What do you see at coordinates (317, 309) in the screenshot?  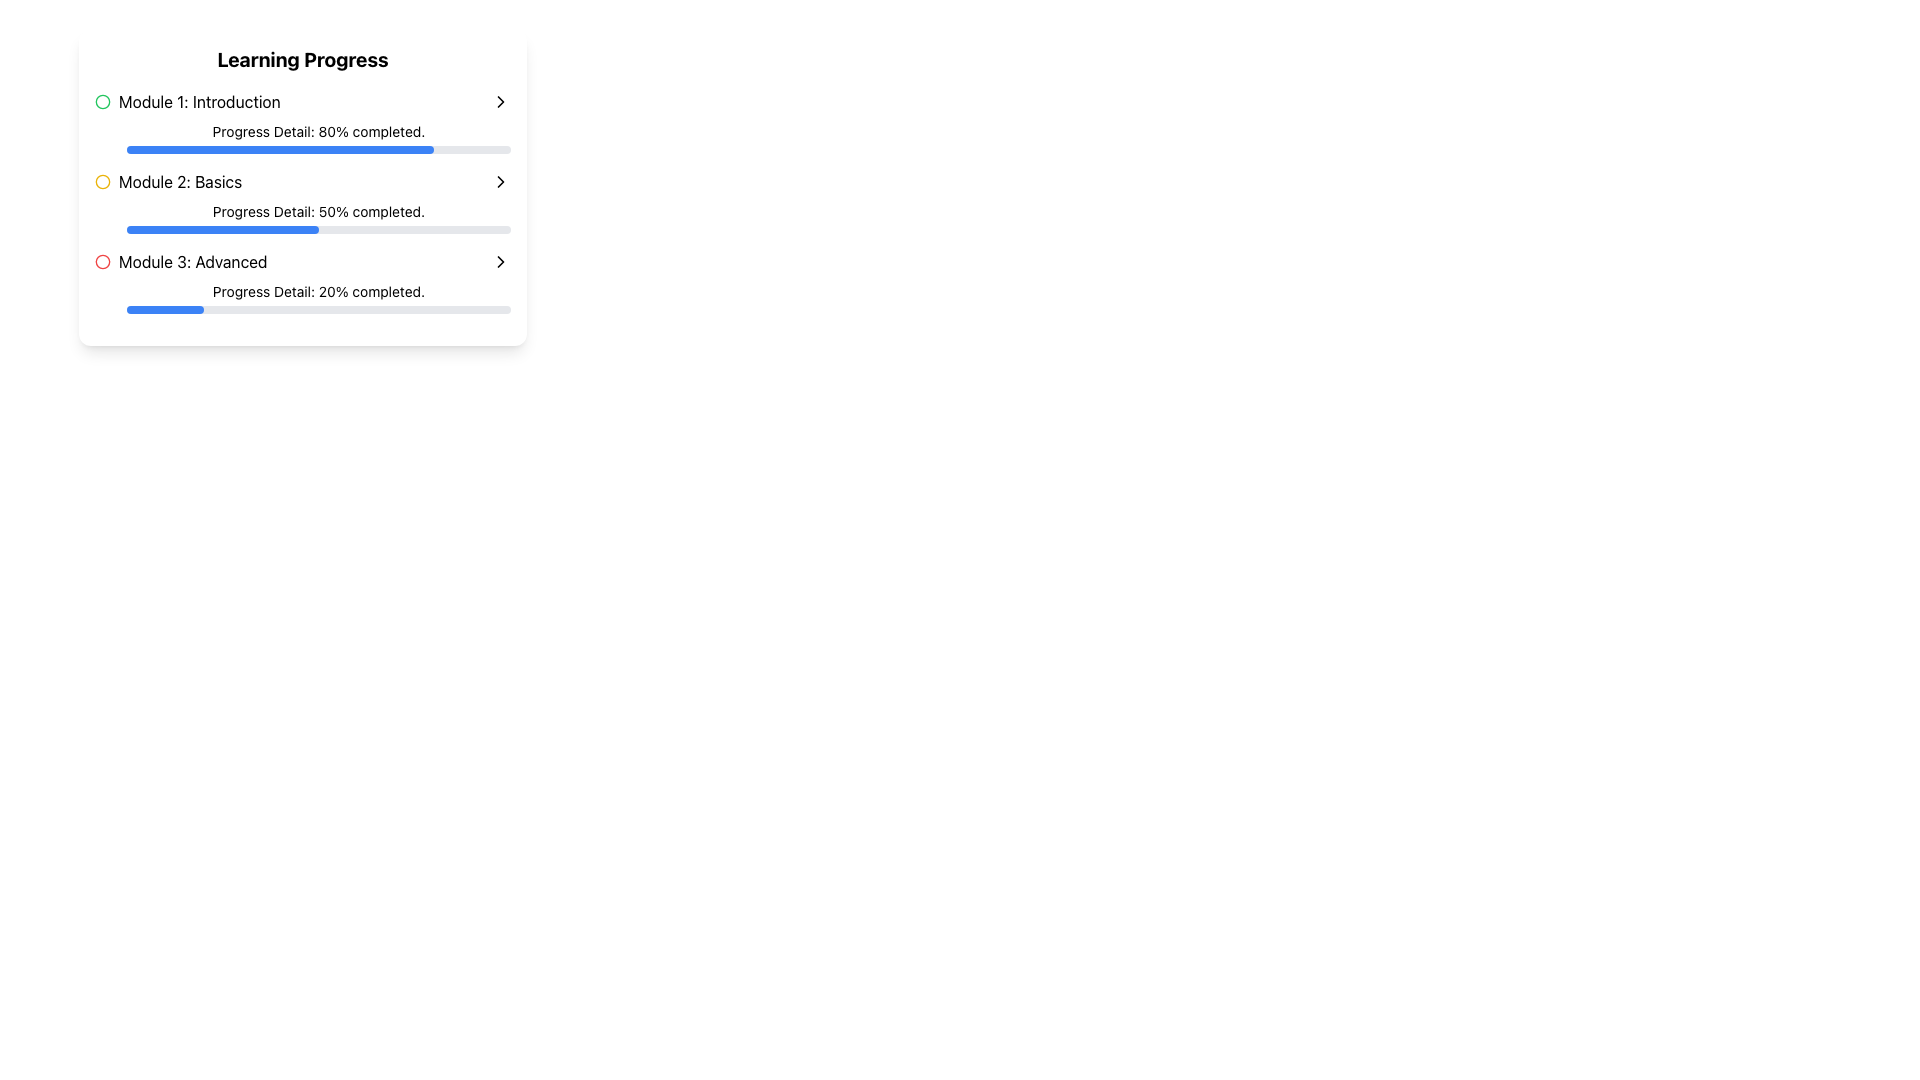 I see `the progress bar indicating 20% completion in the 'Module 3: Advanced' section, located below 'Progress Detail: 20% completed.'` at bounding box center [317, 309].